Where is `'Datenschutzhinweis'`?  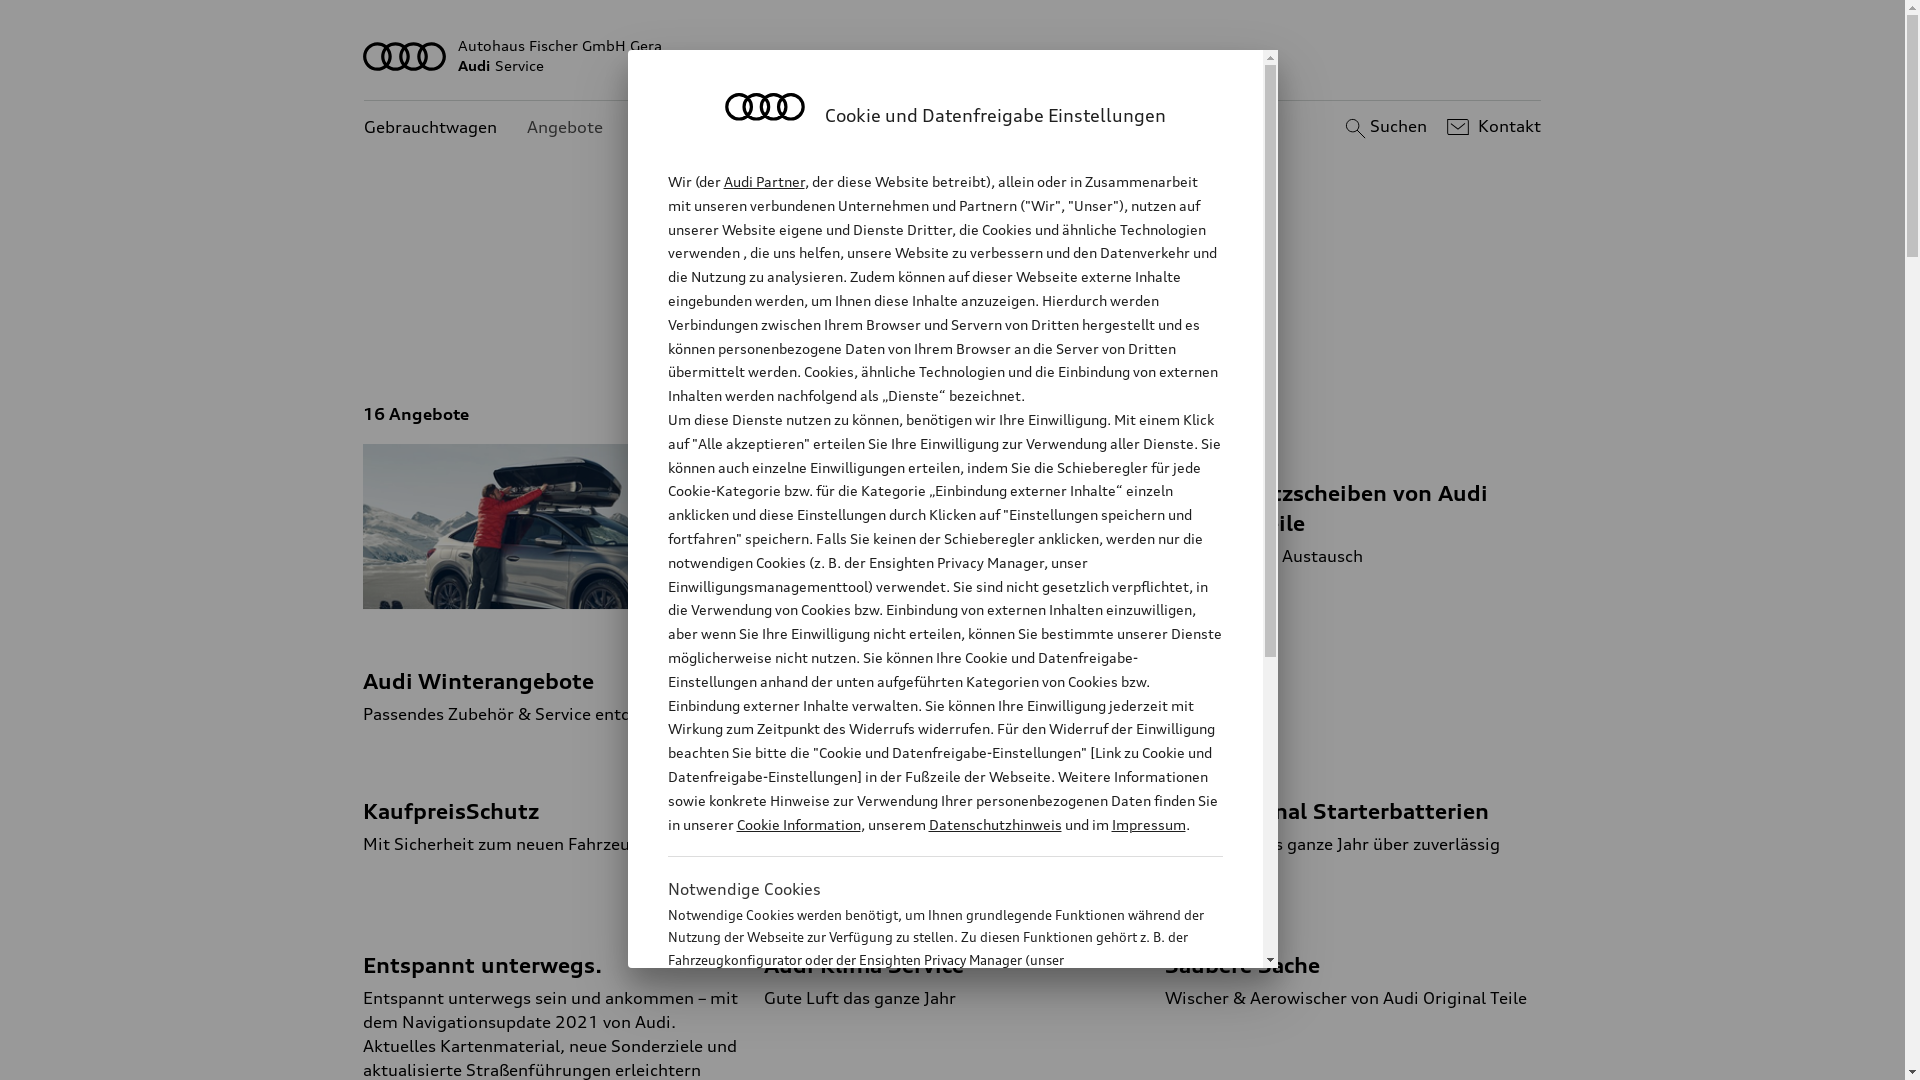 'Datenschutzhinweis' is located at coordinates (994, 824).